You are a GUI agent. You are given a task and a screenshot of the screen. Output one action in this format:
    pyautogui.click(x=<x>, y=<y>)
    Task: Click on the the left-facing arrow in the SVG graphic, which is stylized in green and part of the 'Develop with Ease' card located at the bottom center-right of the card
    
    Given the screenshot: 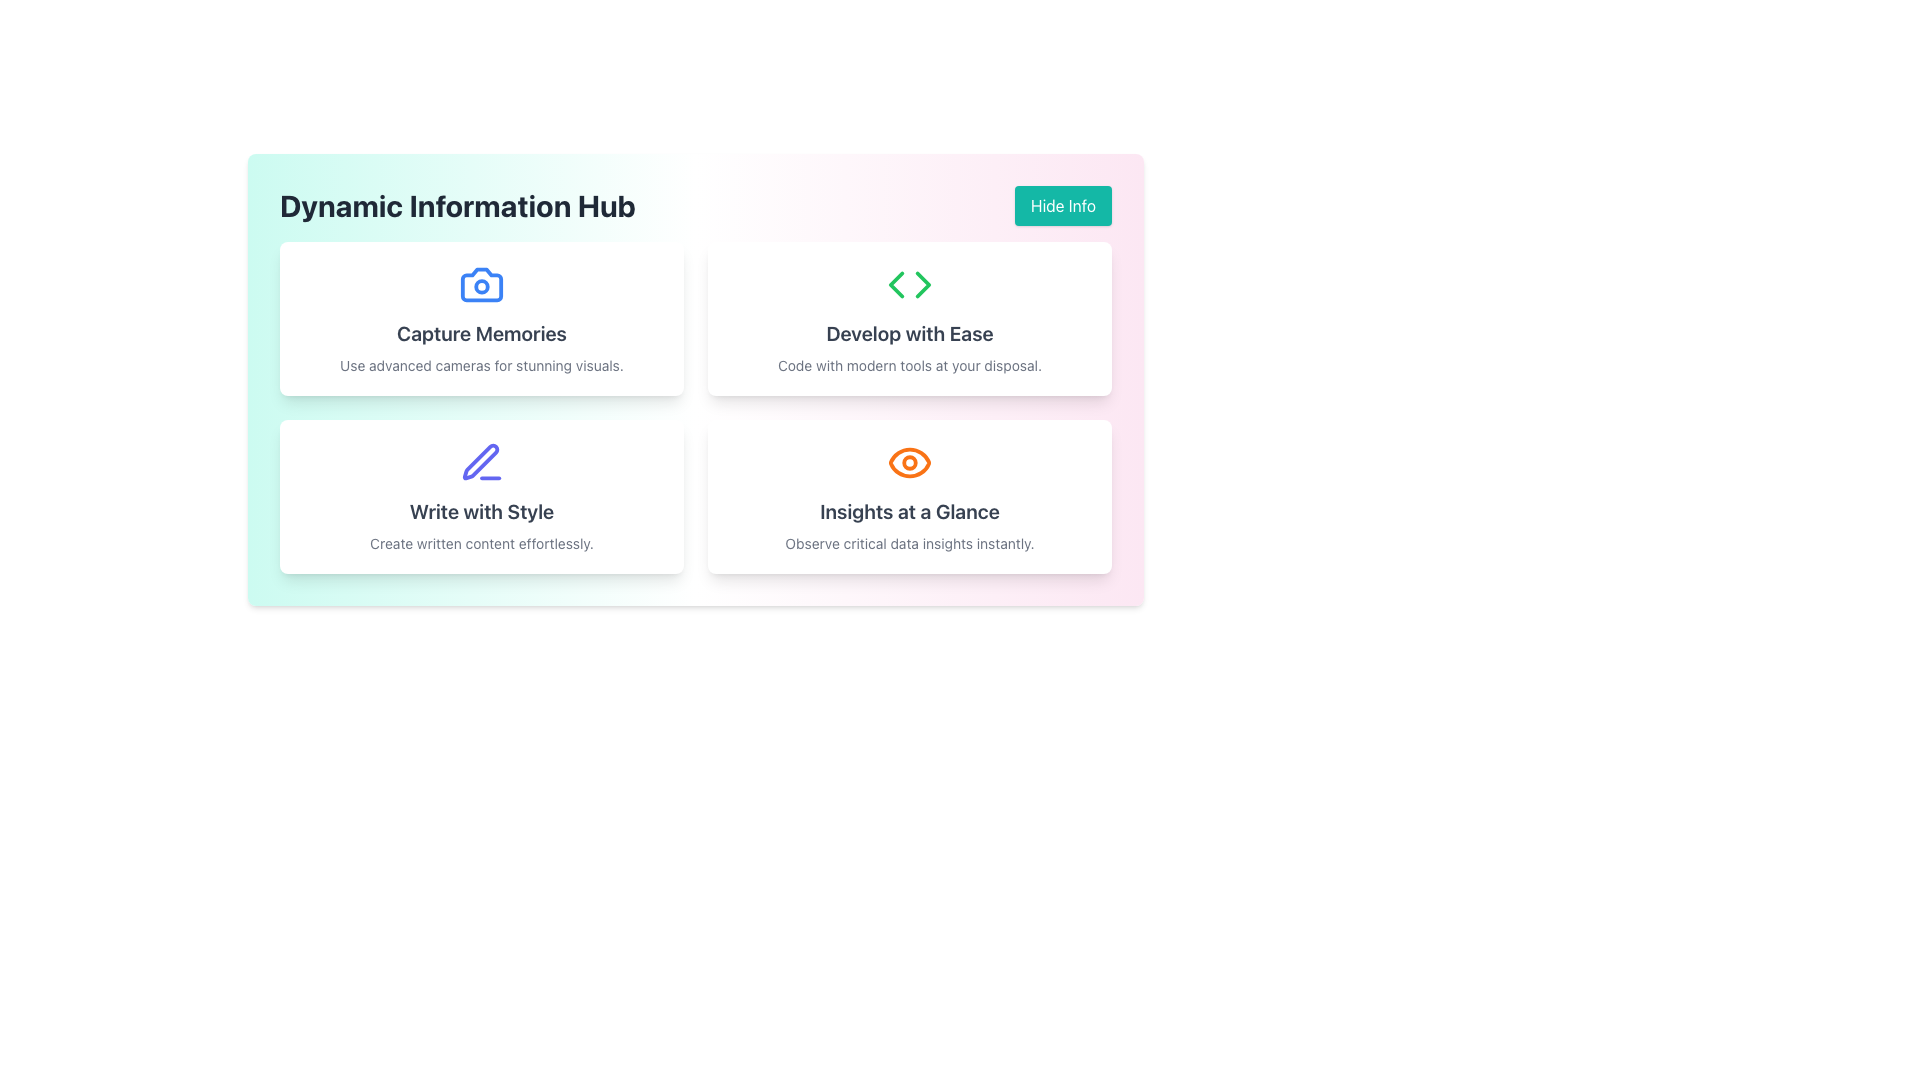 What is the action you would take?
    pyautogui.click(x=895, y=285)
    